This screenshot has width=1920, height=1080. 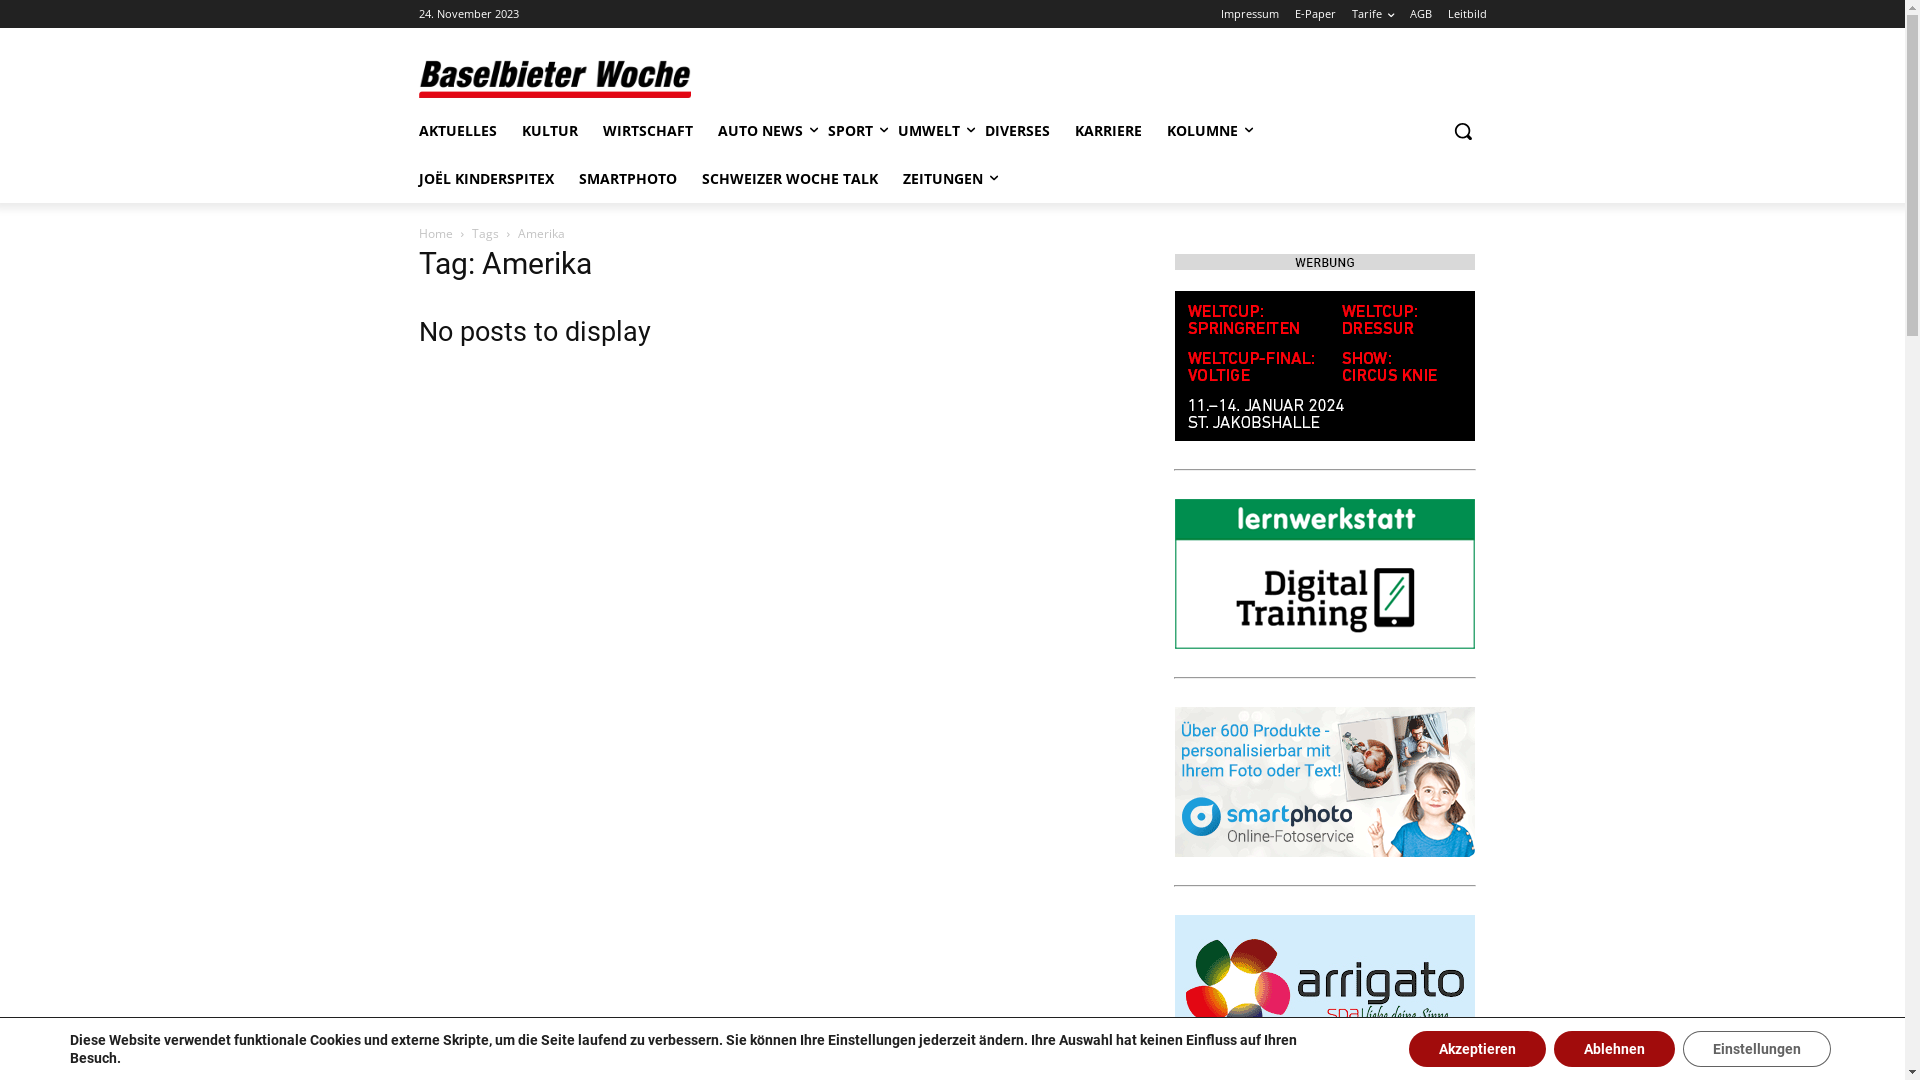 What do you see at coordinates (1016, 131) in the screenshot?
I see `'DIVERSES'` at bounding box center [1016, 131].